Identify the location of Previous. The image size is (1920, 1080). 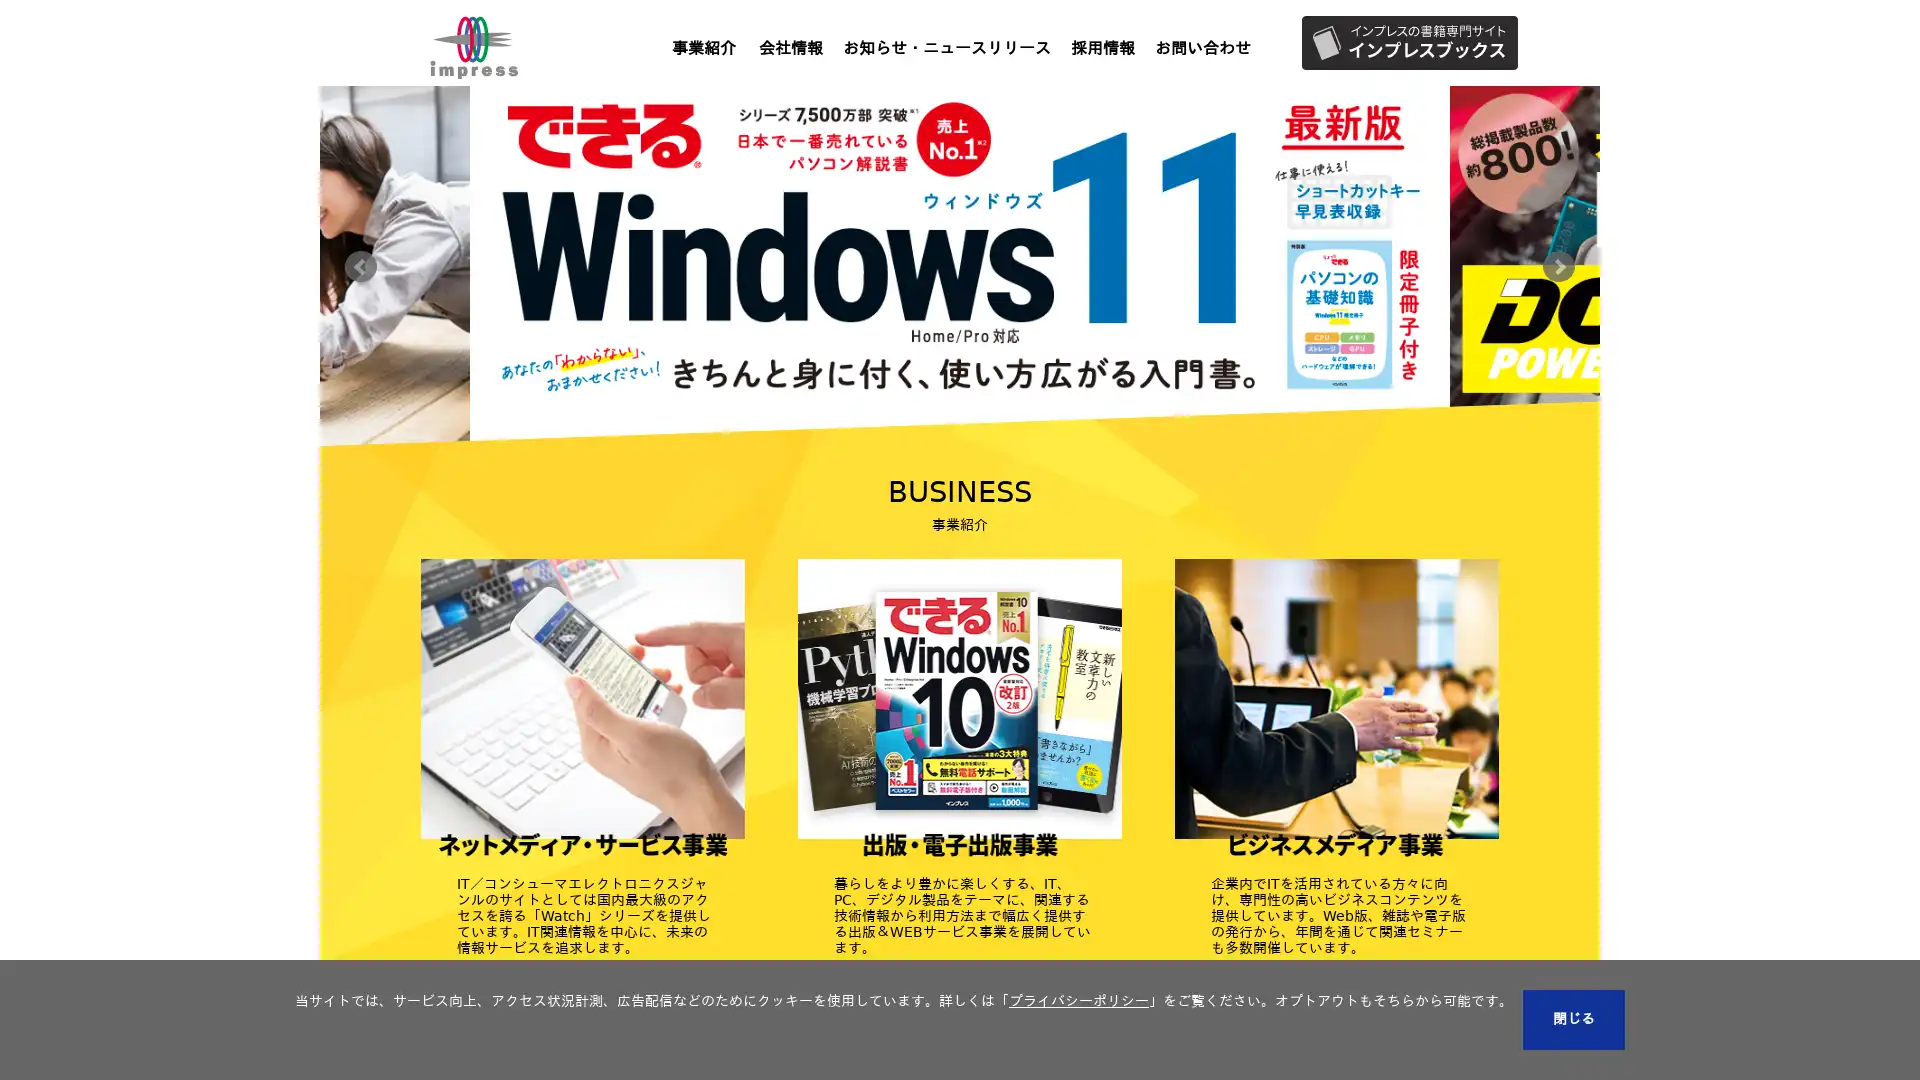
(360, 265).